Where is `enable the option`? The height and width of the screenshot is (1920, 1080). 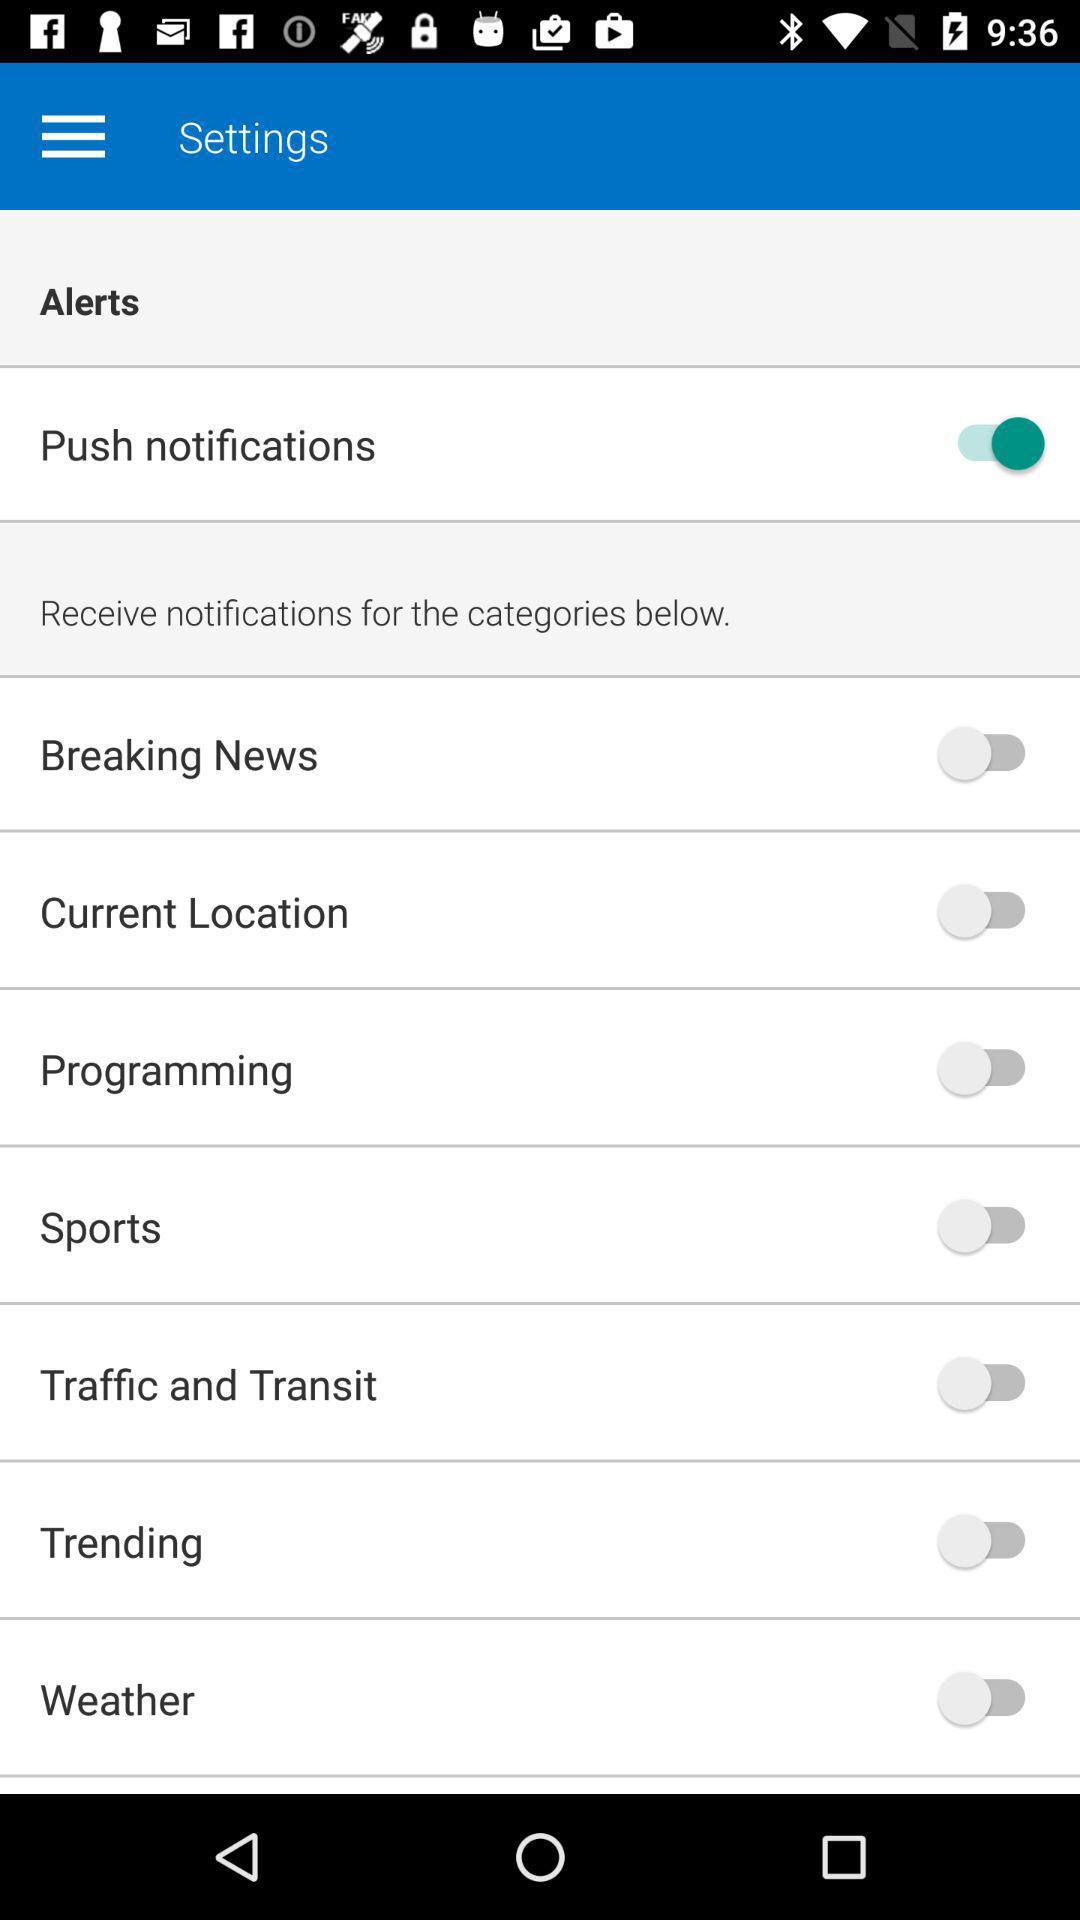 enable the option is located at coordinates (991, 1382).